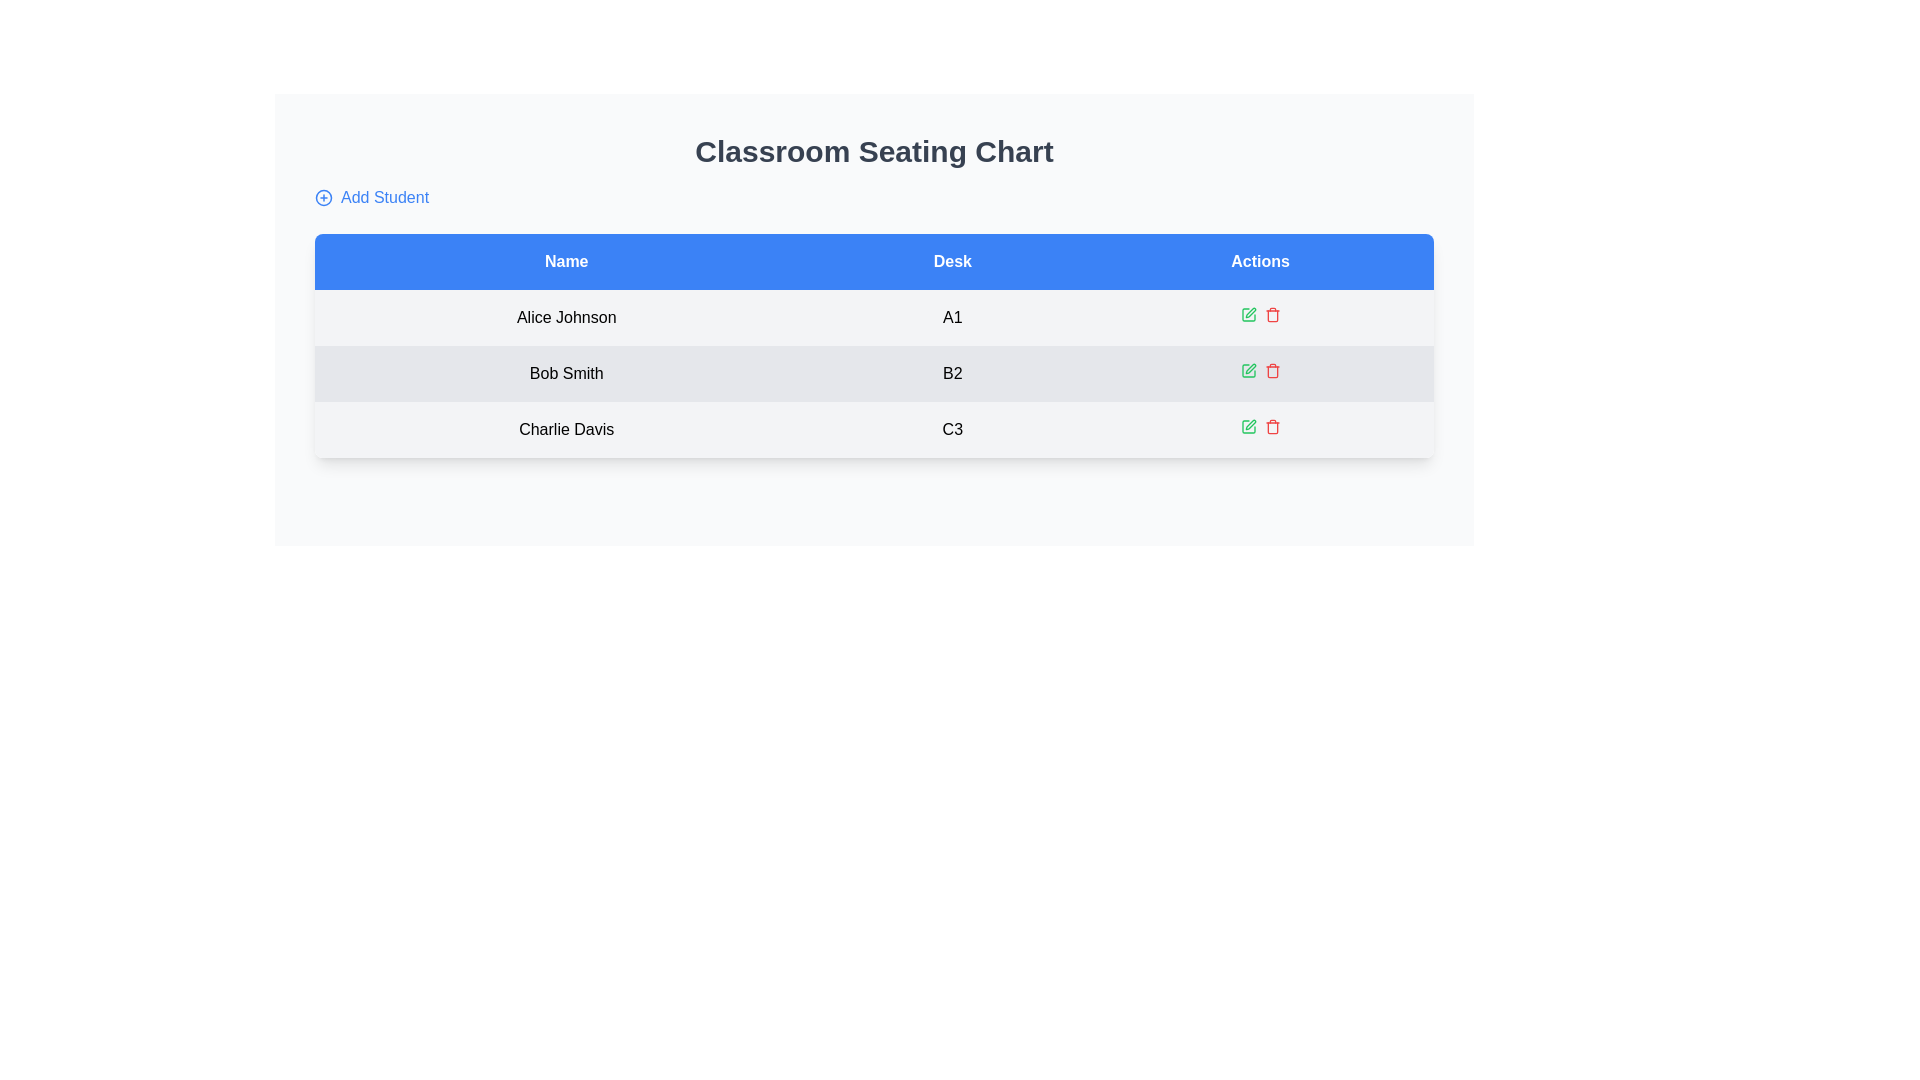 The image size is (1920, 1080). I want to click on the static text label reading 'Classroom Seating Chart', which is displayed in a prominent serif font style and is positioned at the center-top section of the interface, so click(874, 150).